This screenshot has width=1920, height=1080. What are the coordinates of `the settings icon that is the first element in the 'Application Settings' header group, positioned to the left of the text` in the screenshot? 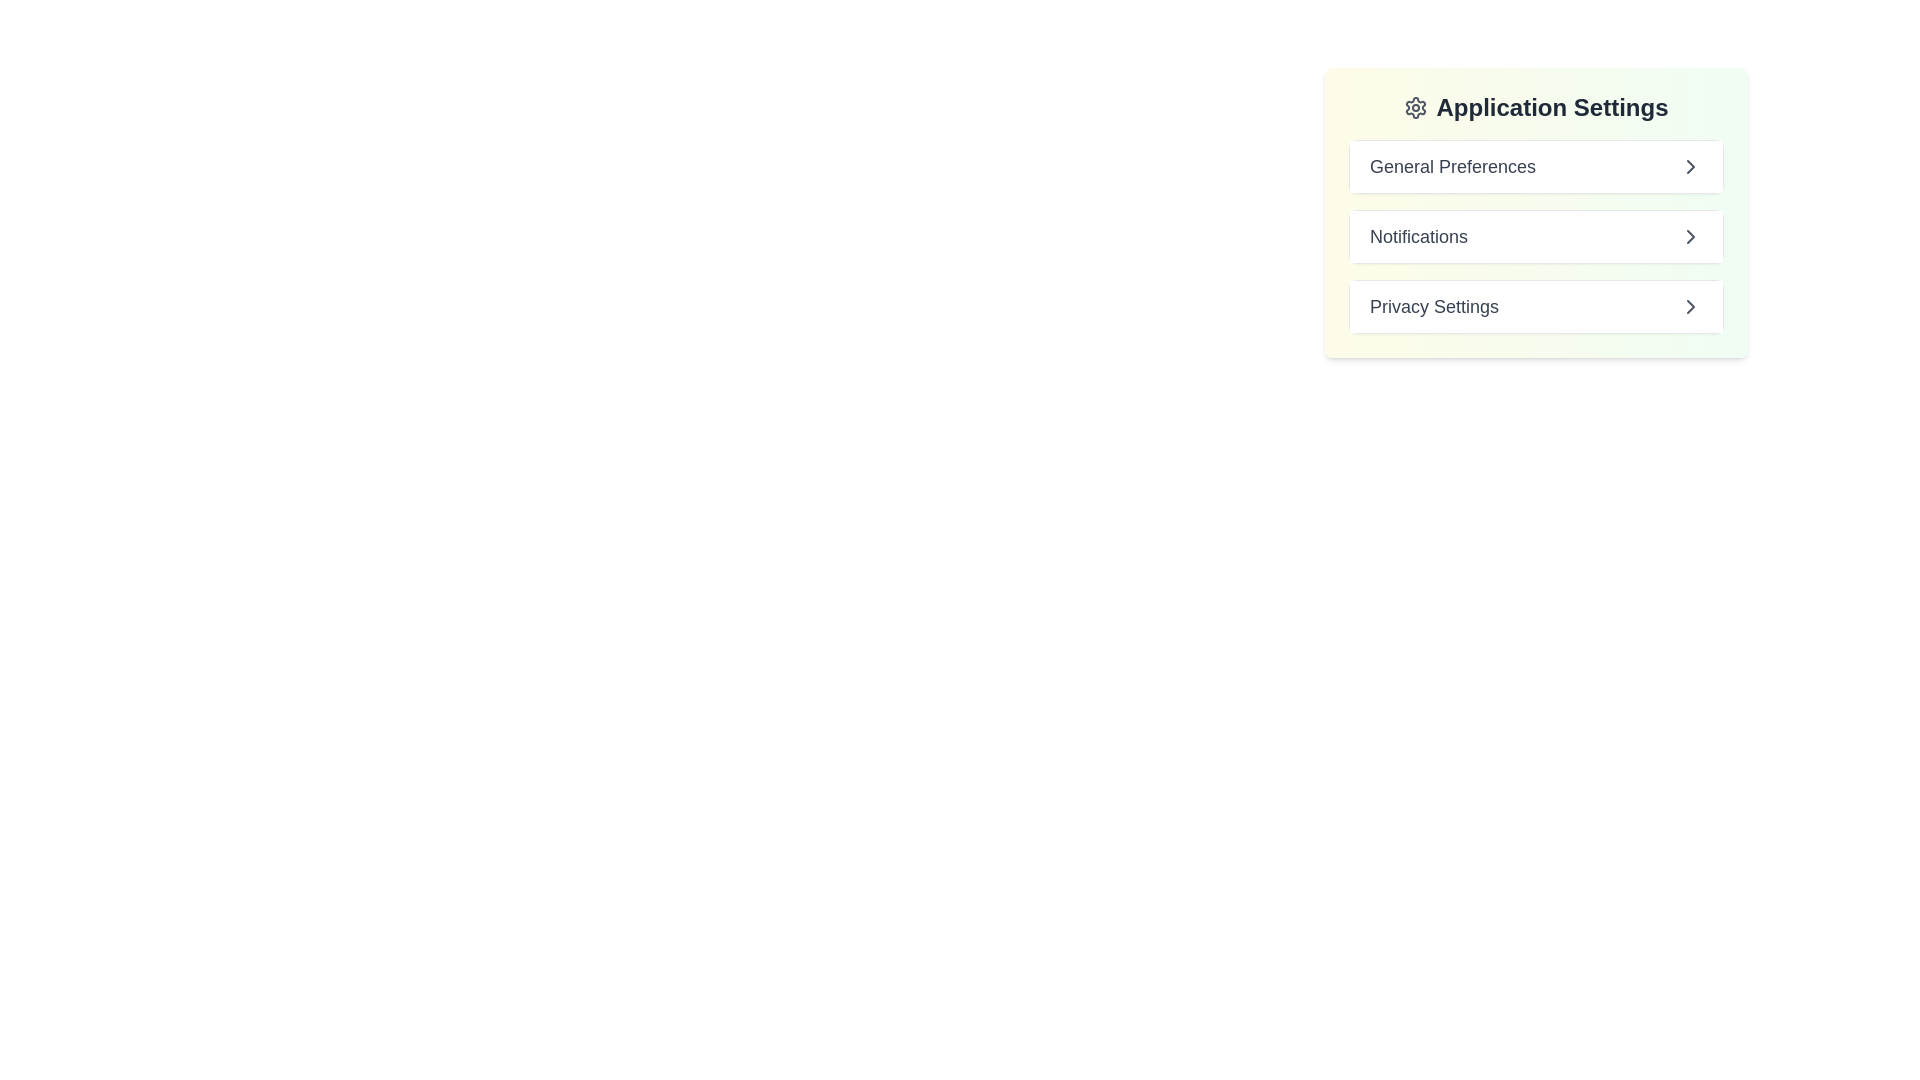 It's located at (1415, 108).